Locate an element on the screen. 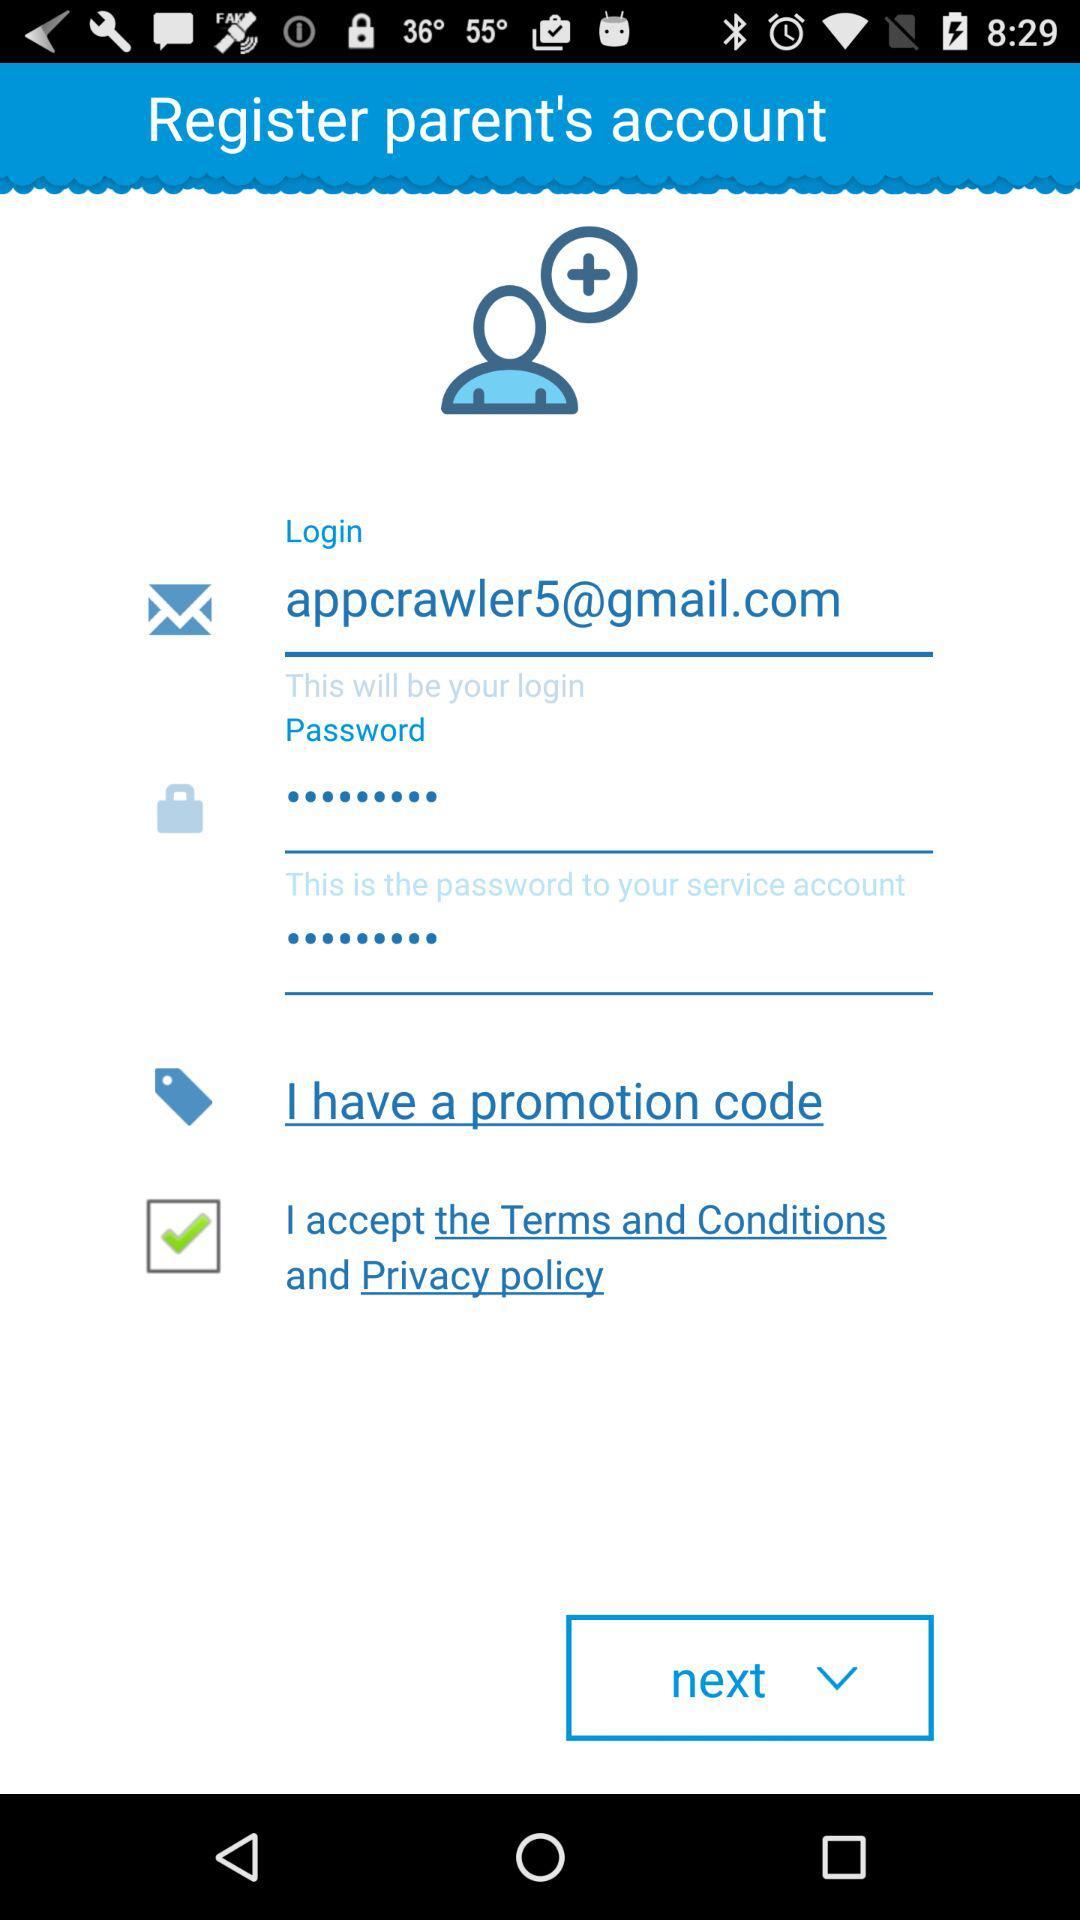  i accept the is located at coordinates (594, 1239).